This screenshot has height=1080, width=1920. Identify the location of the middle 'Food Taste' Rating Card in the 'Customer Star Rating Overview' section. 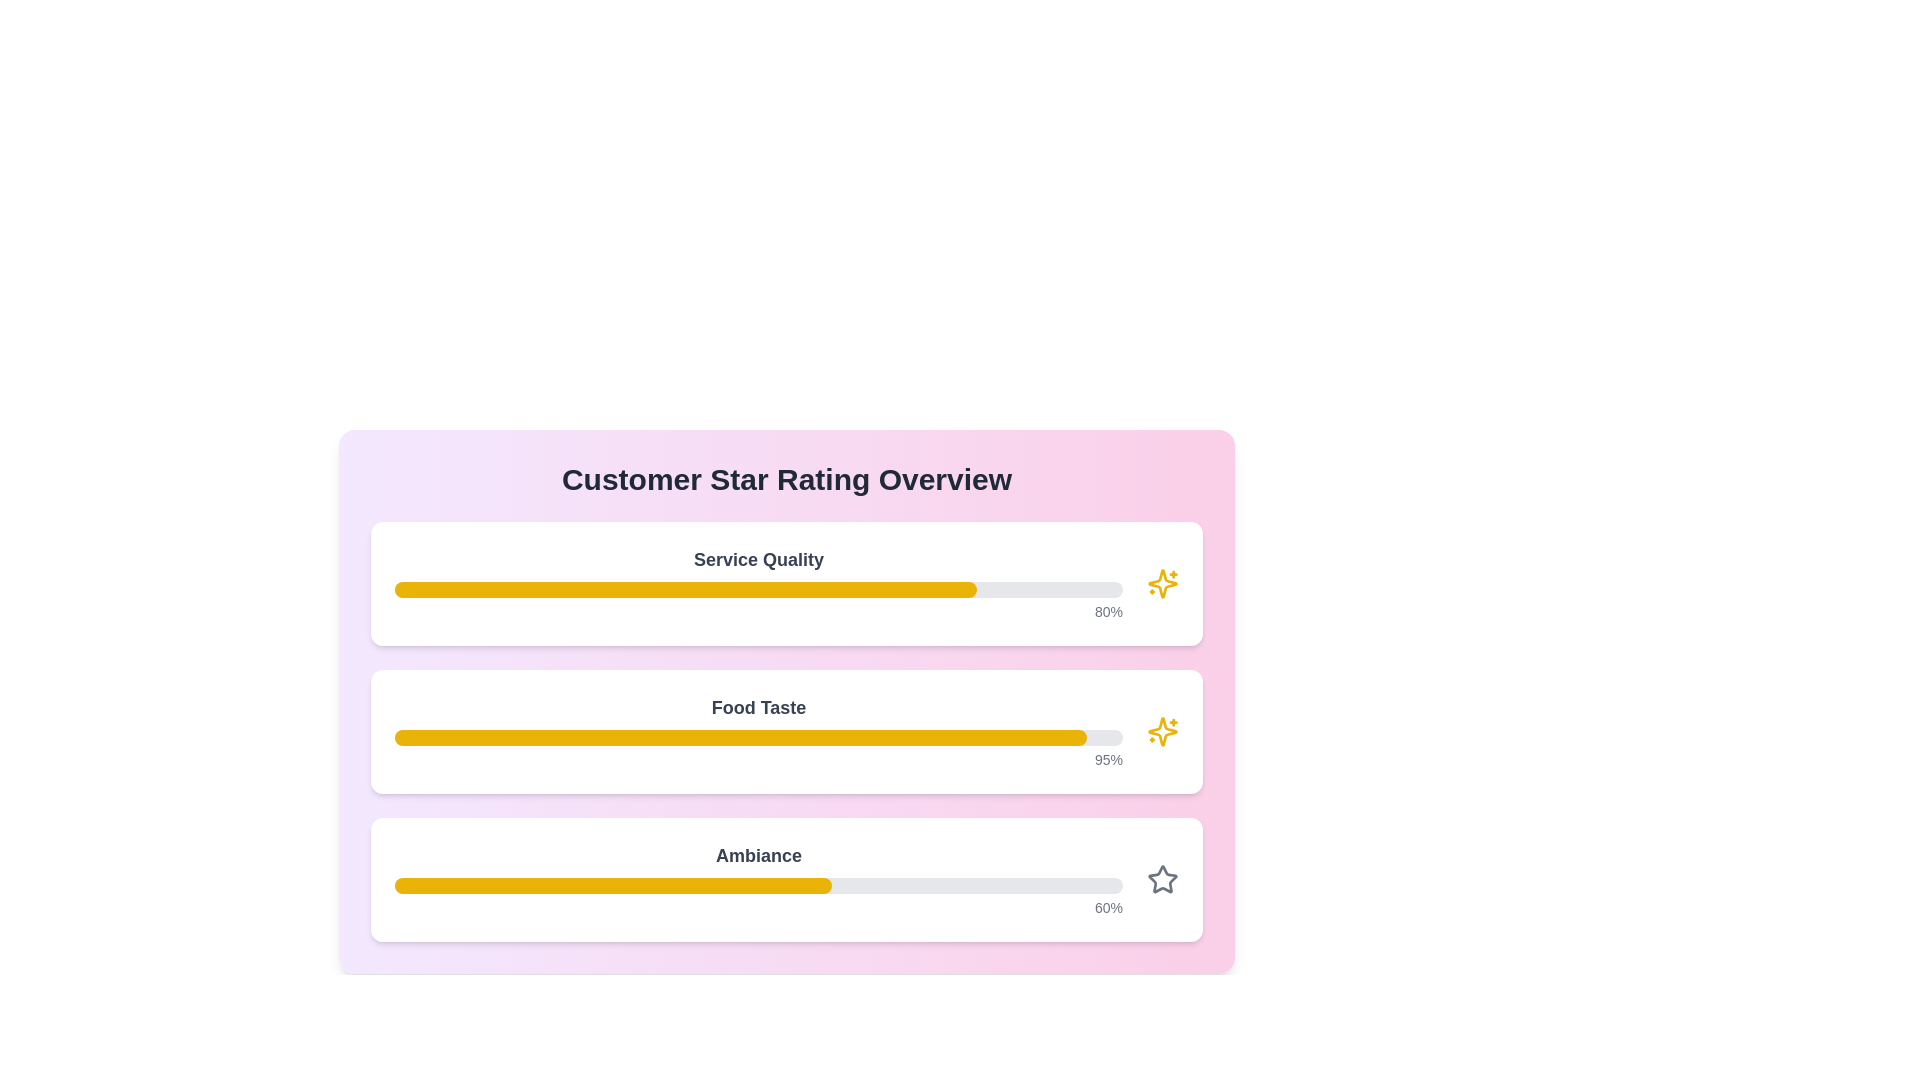
(786, 732).